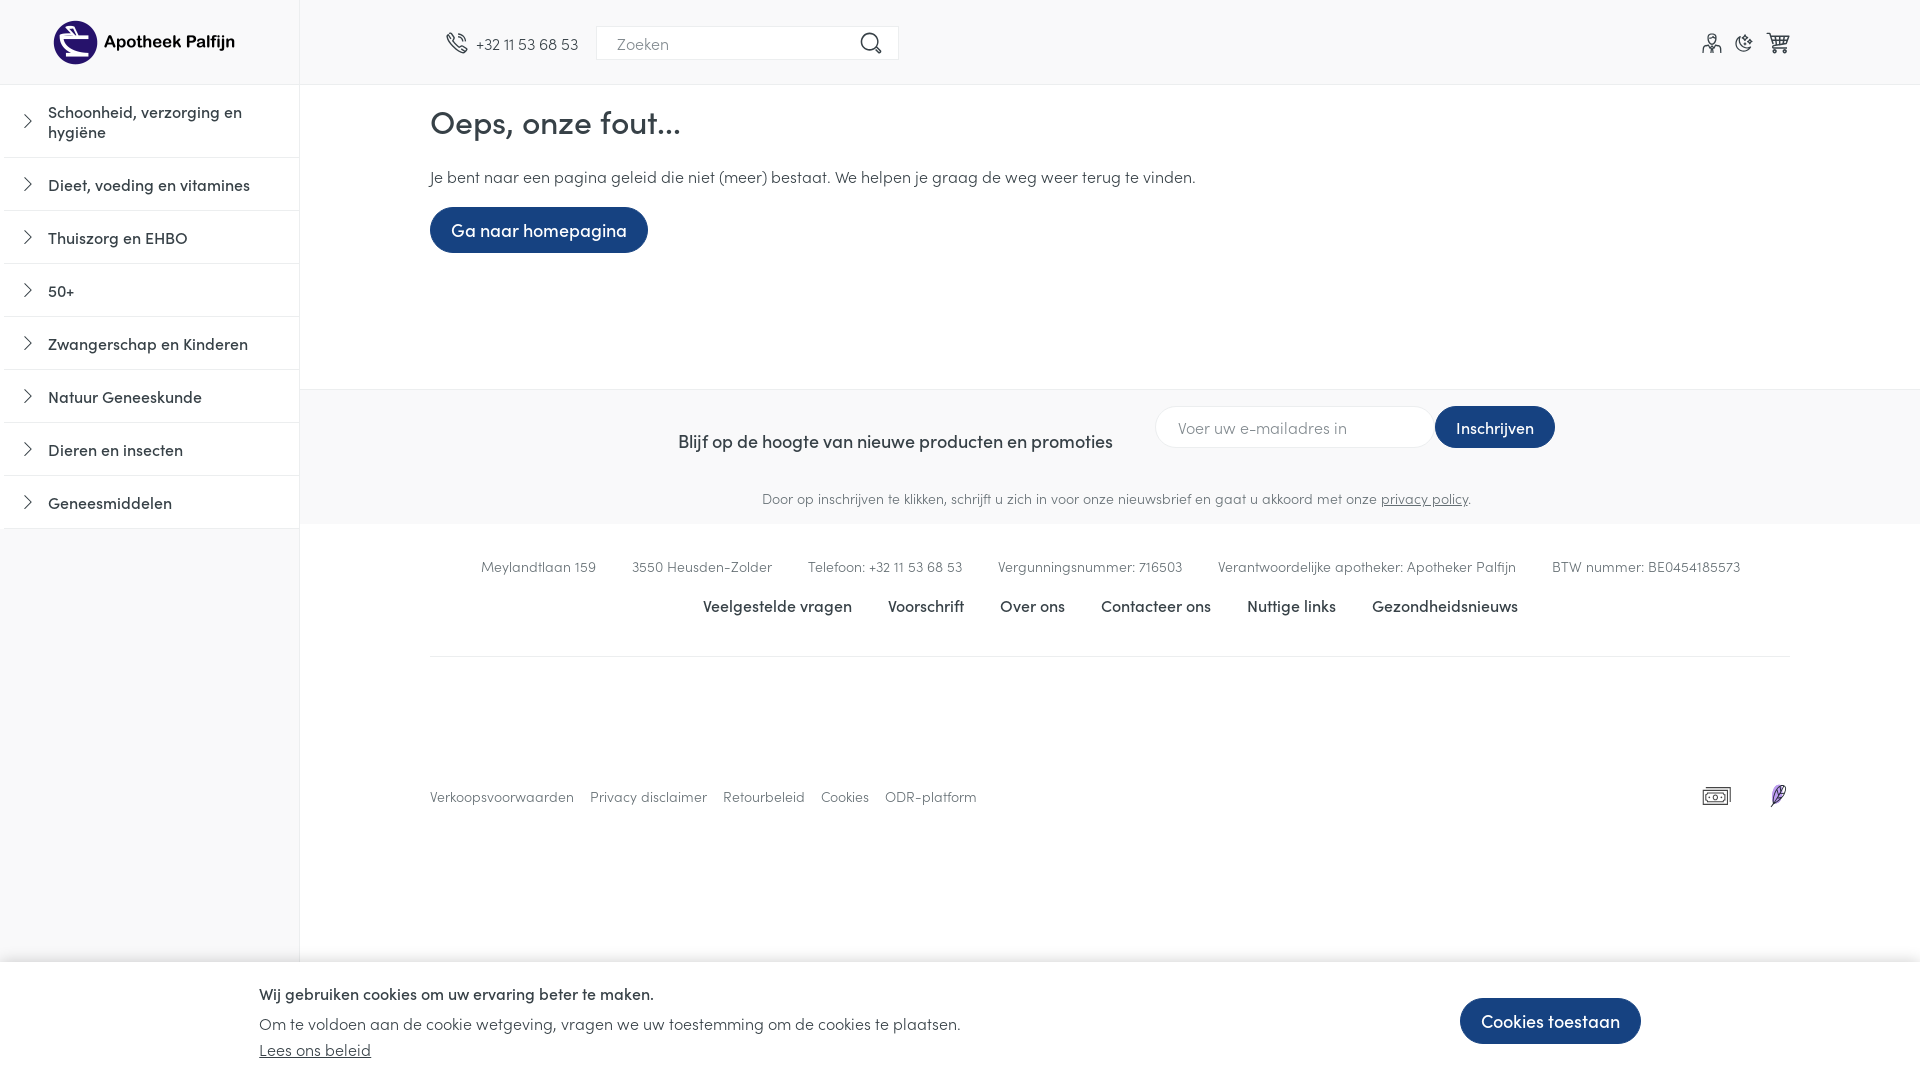 This screenshot has width=1920, height=1080. I want to click on '+32 11 53 68 53', so click(512, 42).